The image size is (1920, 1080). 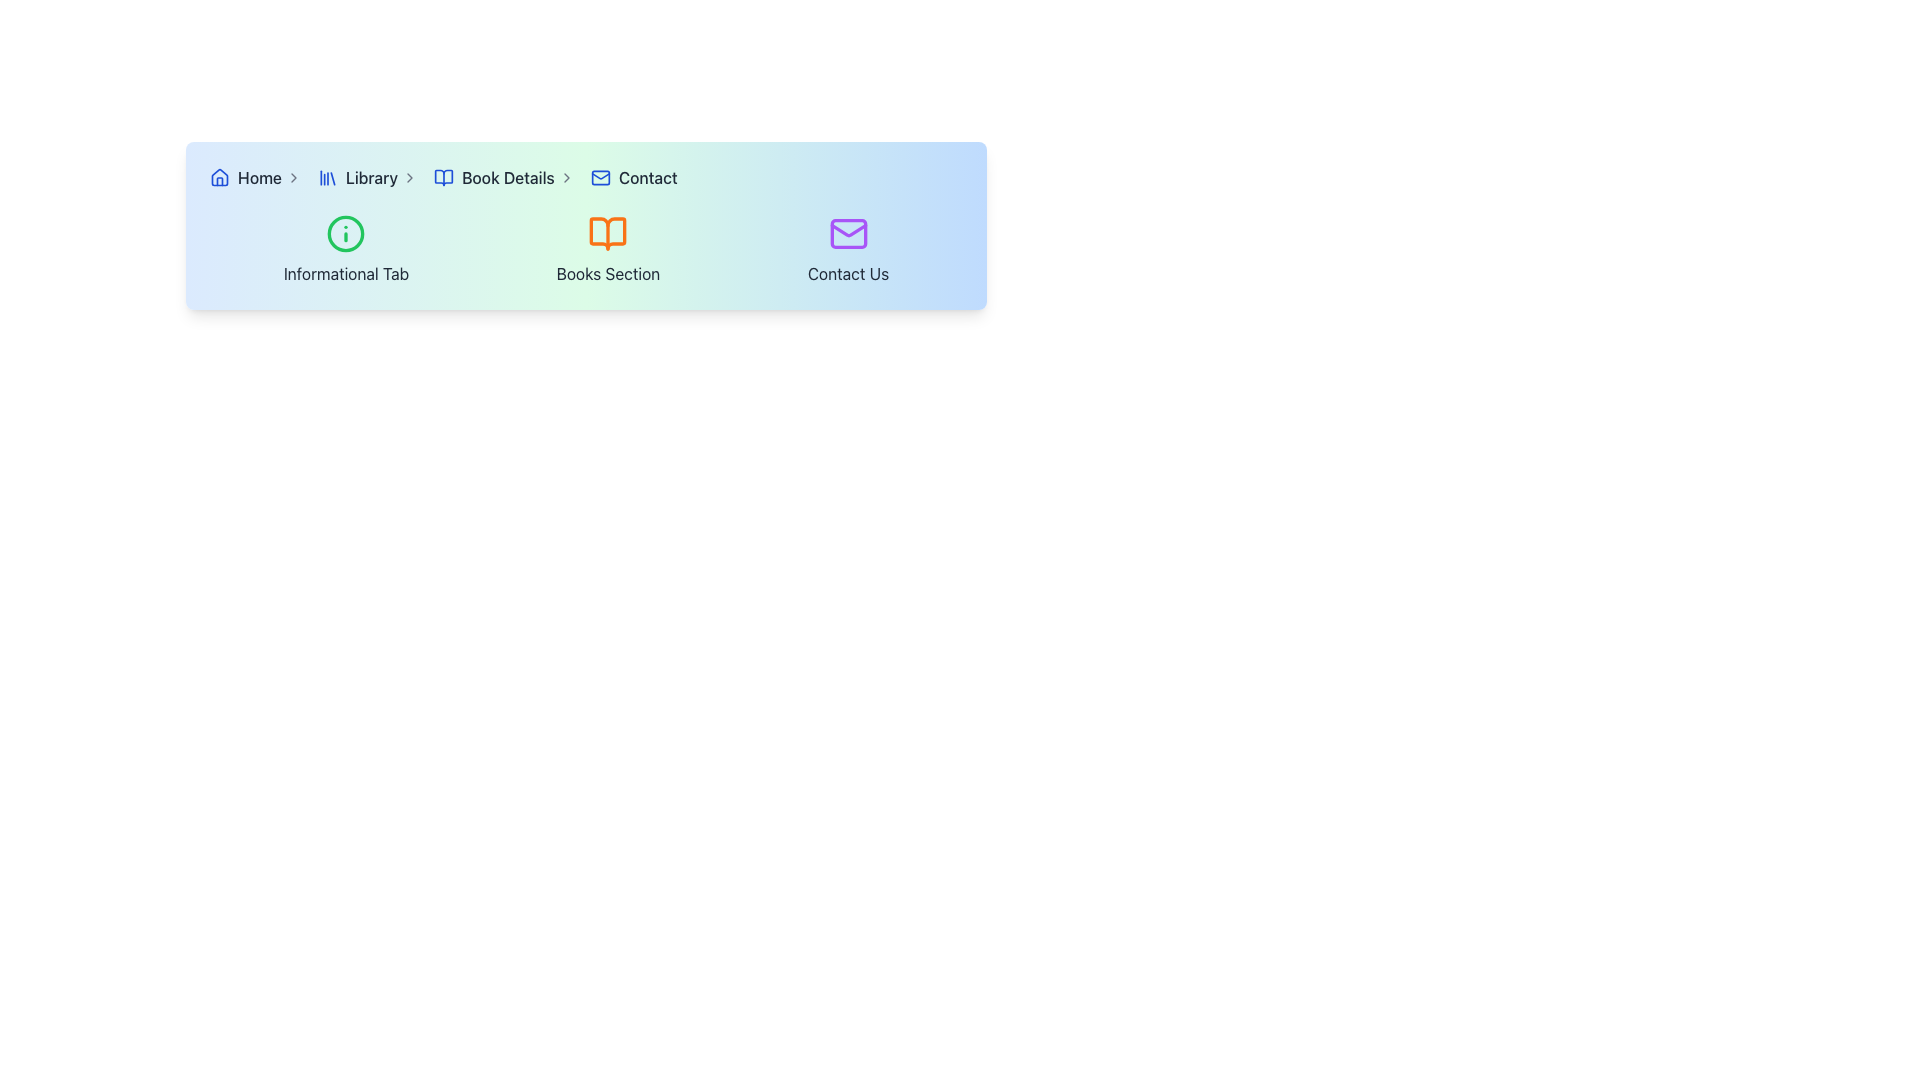 I want to click on the 'Library' navigation link located in the horizontal navigation bar, so click(x=369, y=176).